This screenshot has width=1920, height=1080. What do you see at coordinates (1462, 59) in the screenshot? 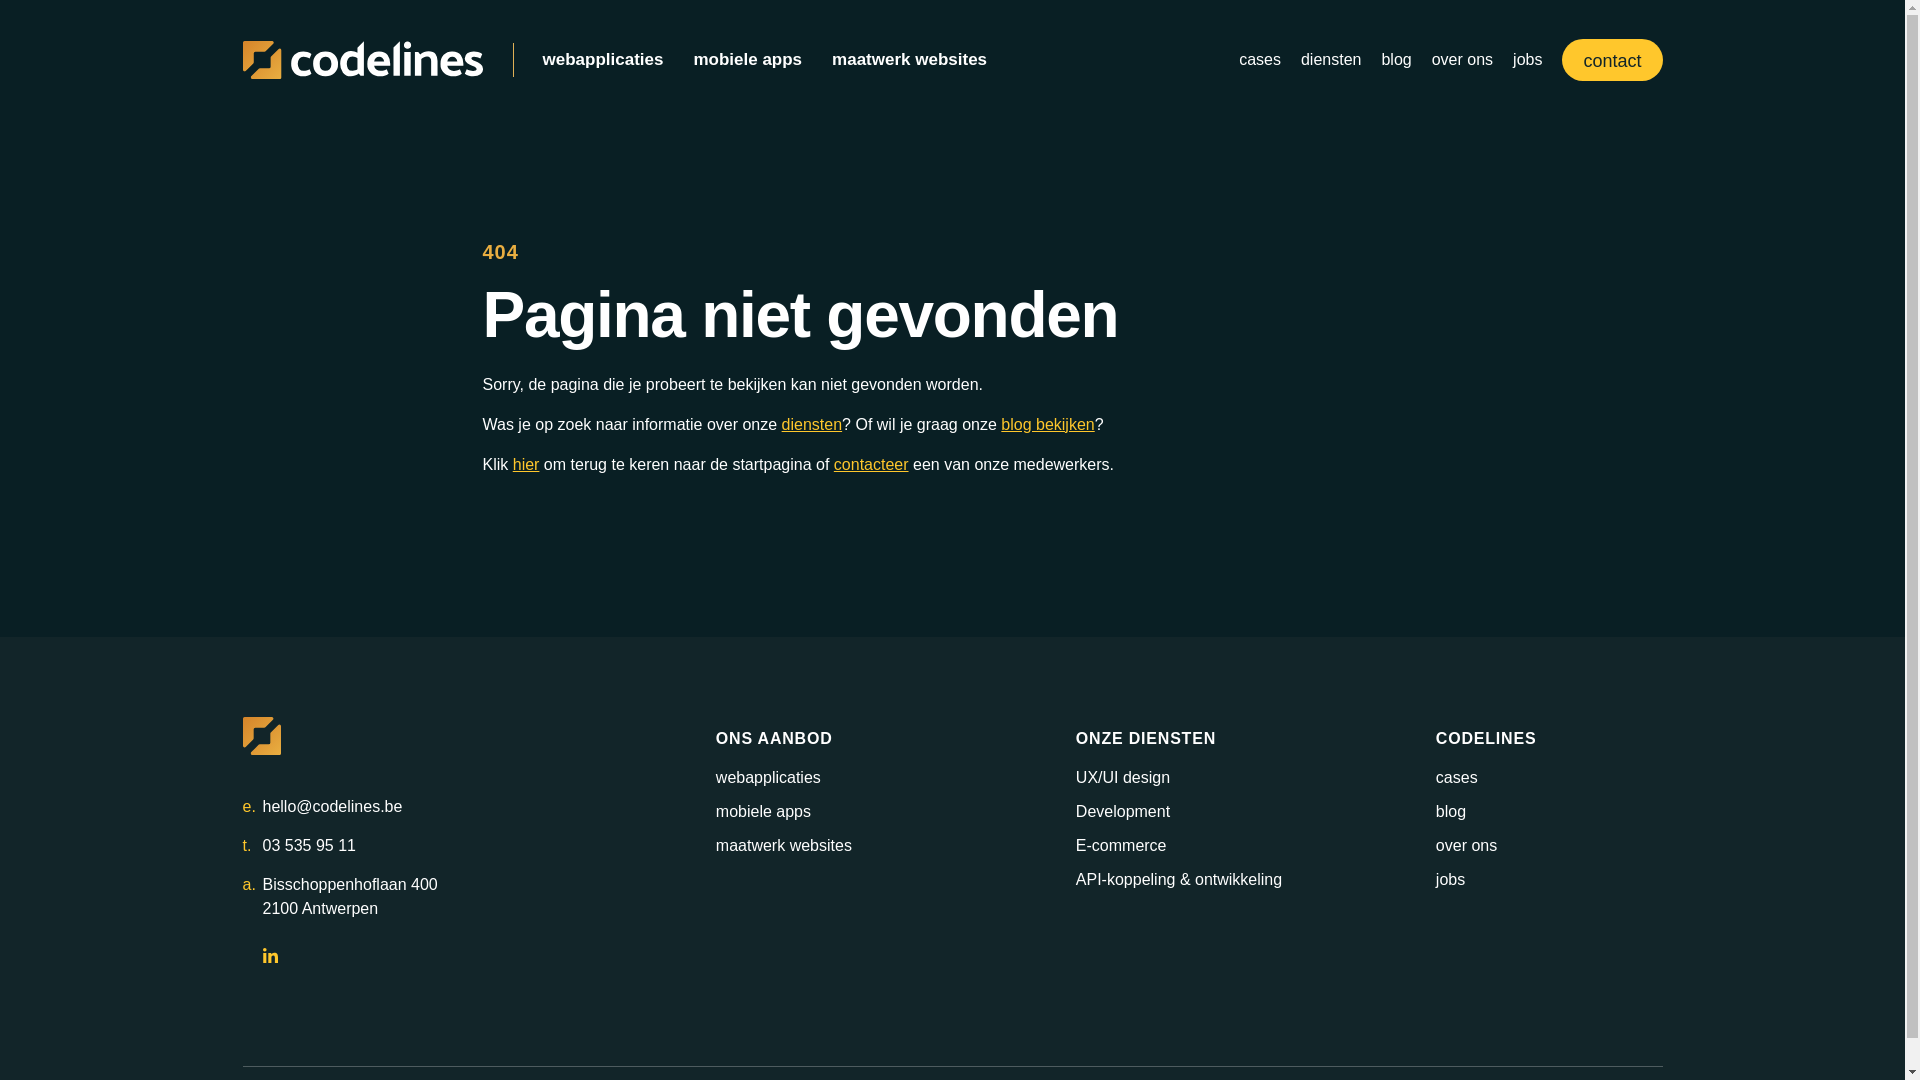
I see `'over ons'` at bounding box center [1462, 59].